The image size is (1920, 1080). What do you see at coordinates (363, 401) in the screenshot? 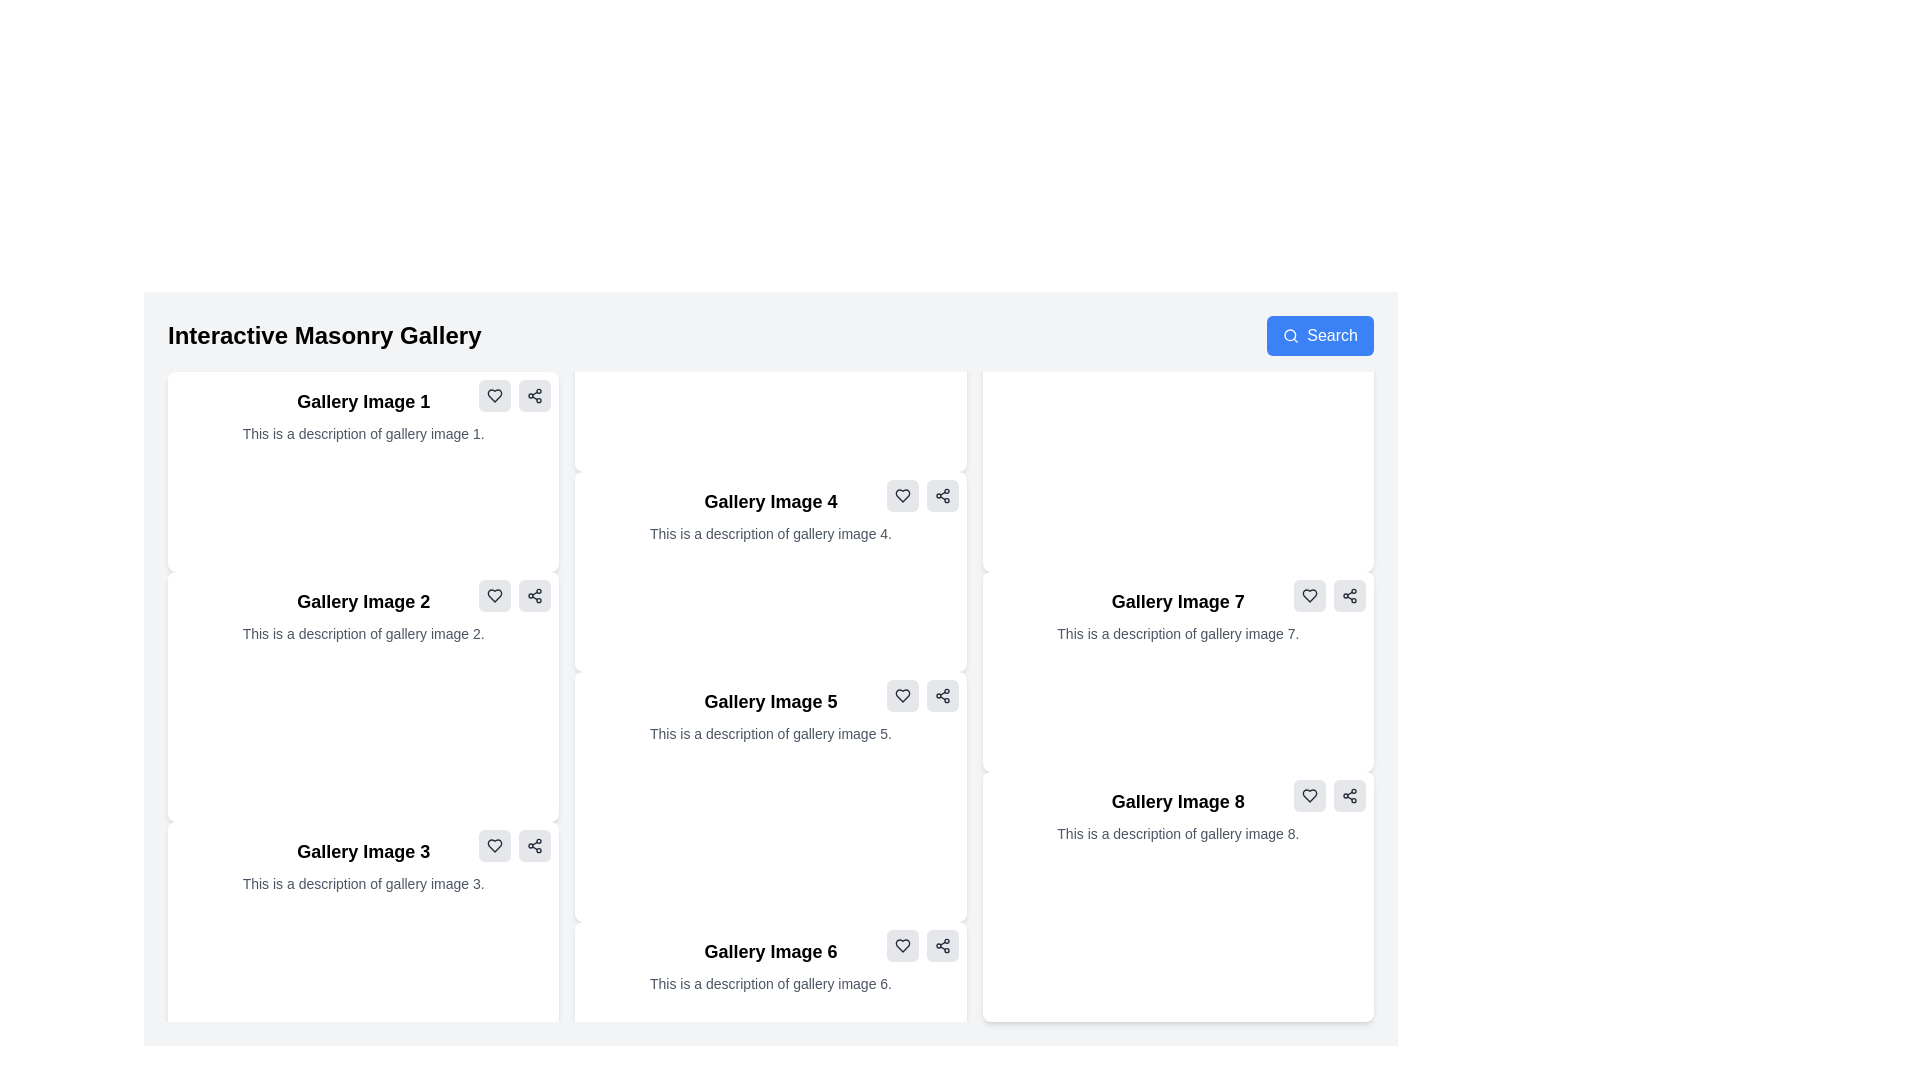
I see `the bold text label that reads 'Gallery Image 1', located in the top-left corner of the gallery layout, above its description` at bounding box center [363, 401].